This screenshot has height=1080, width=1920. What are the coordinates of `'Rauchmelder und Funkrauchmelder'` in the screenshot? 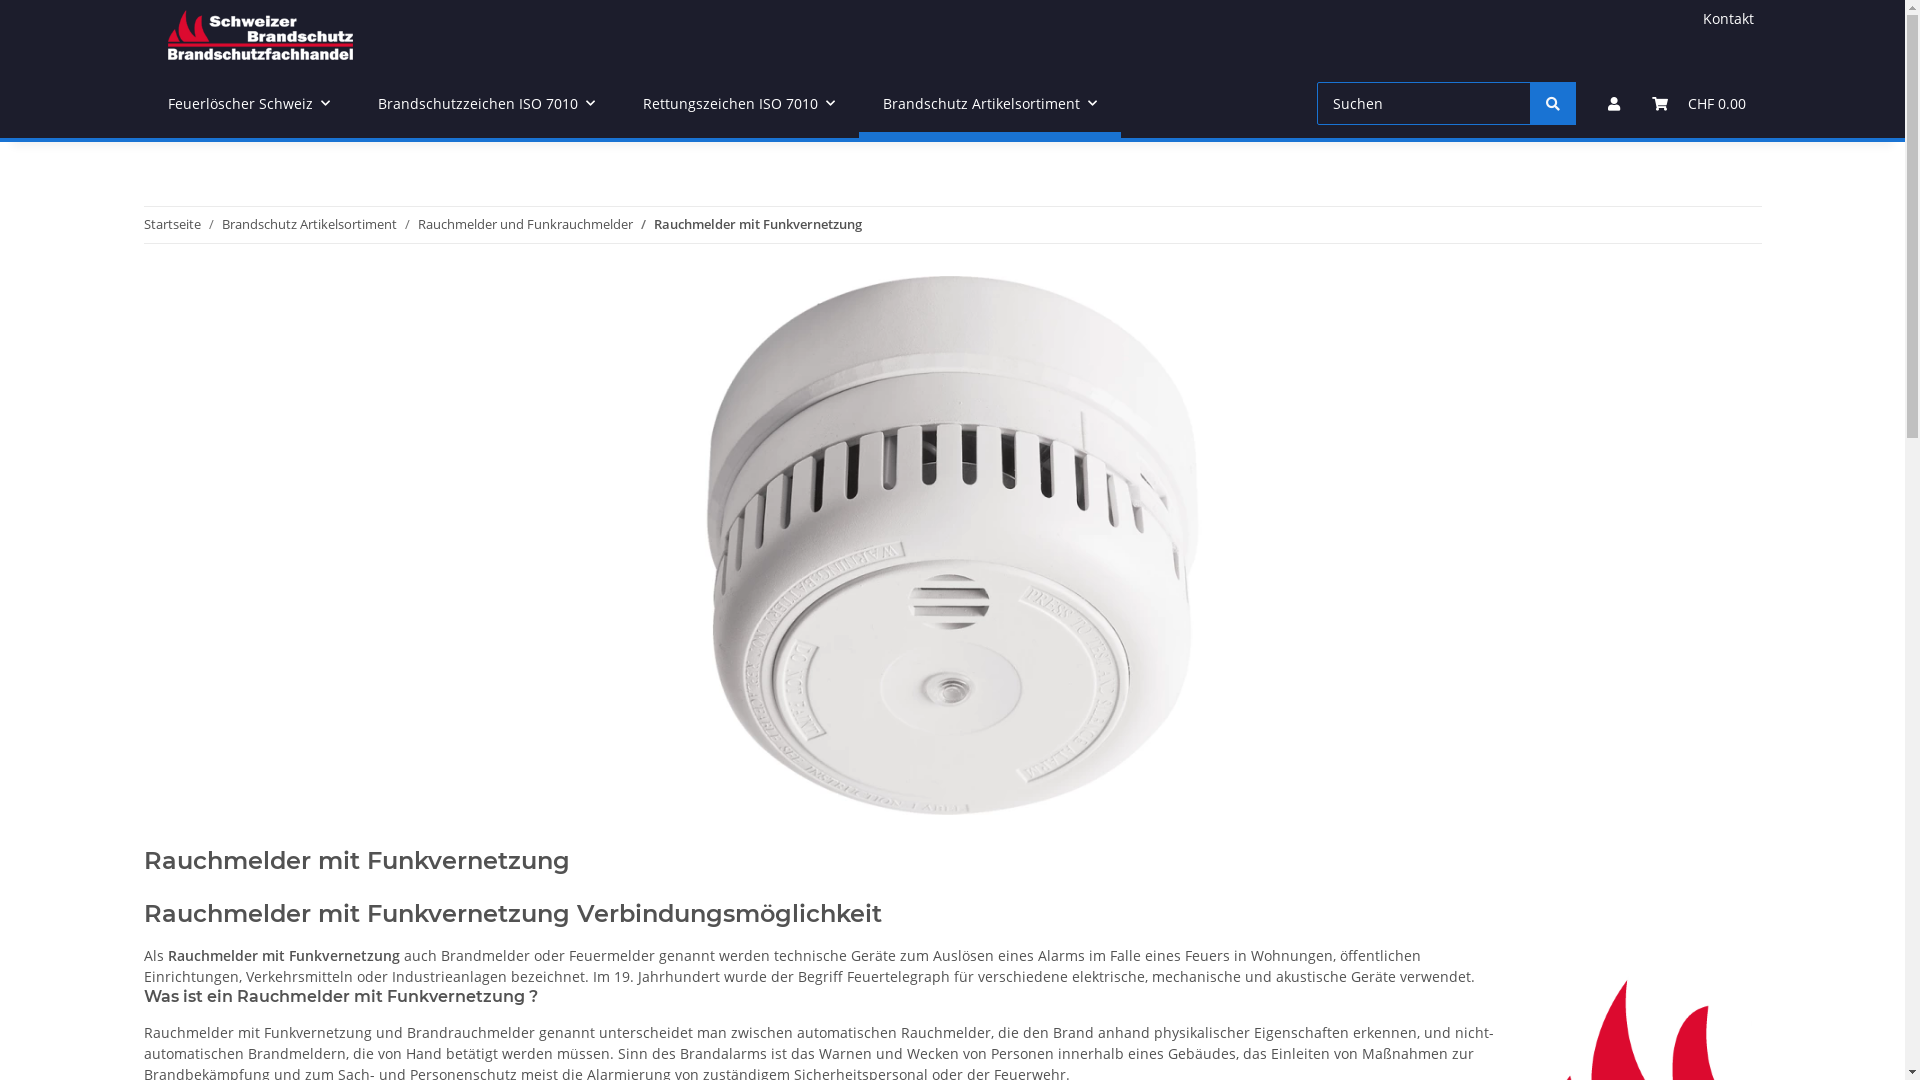 It's located at (416, 224).